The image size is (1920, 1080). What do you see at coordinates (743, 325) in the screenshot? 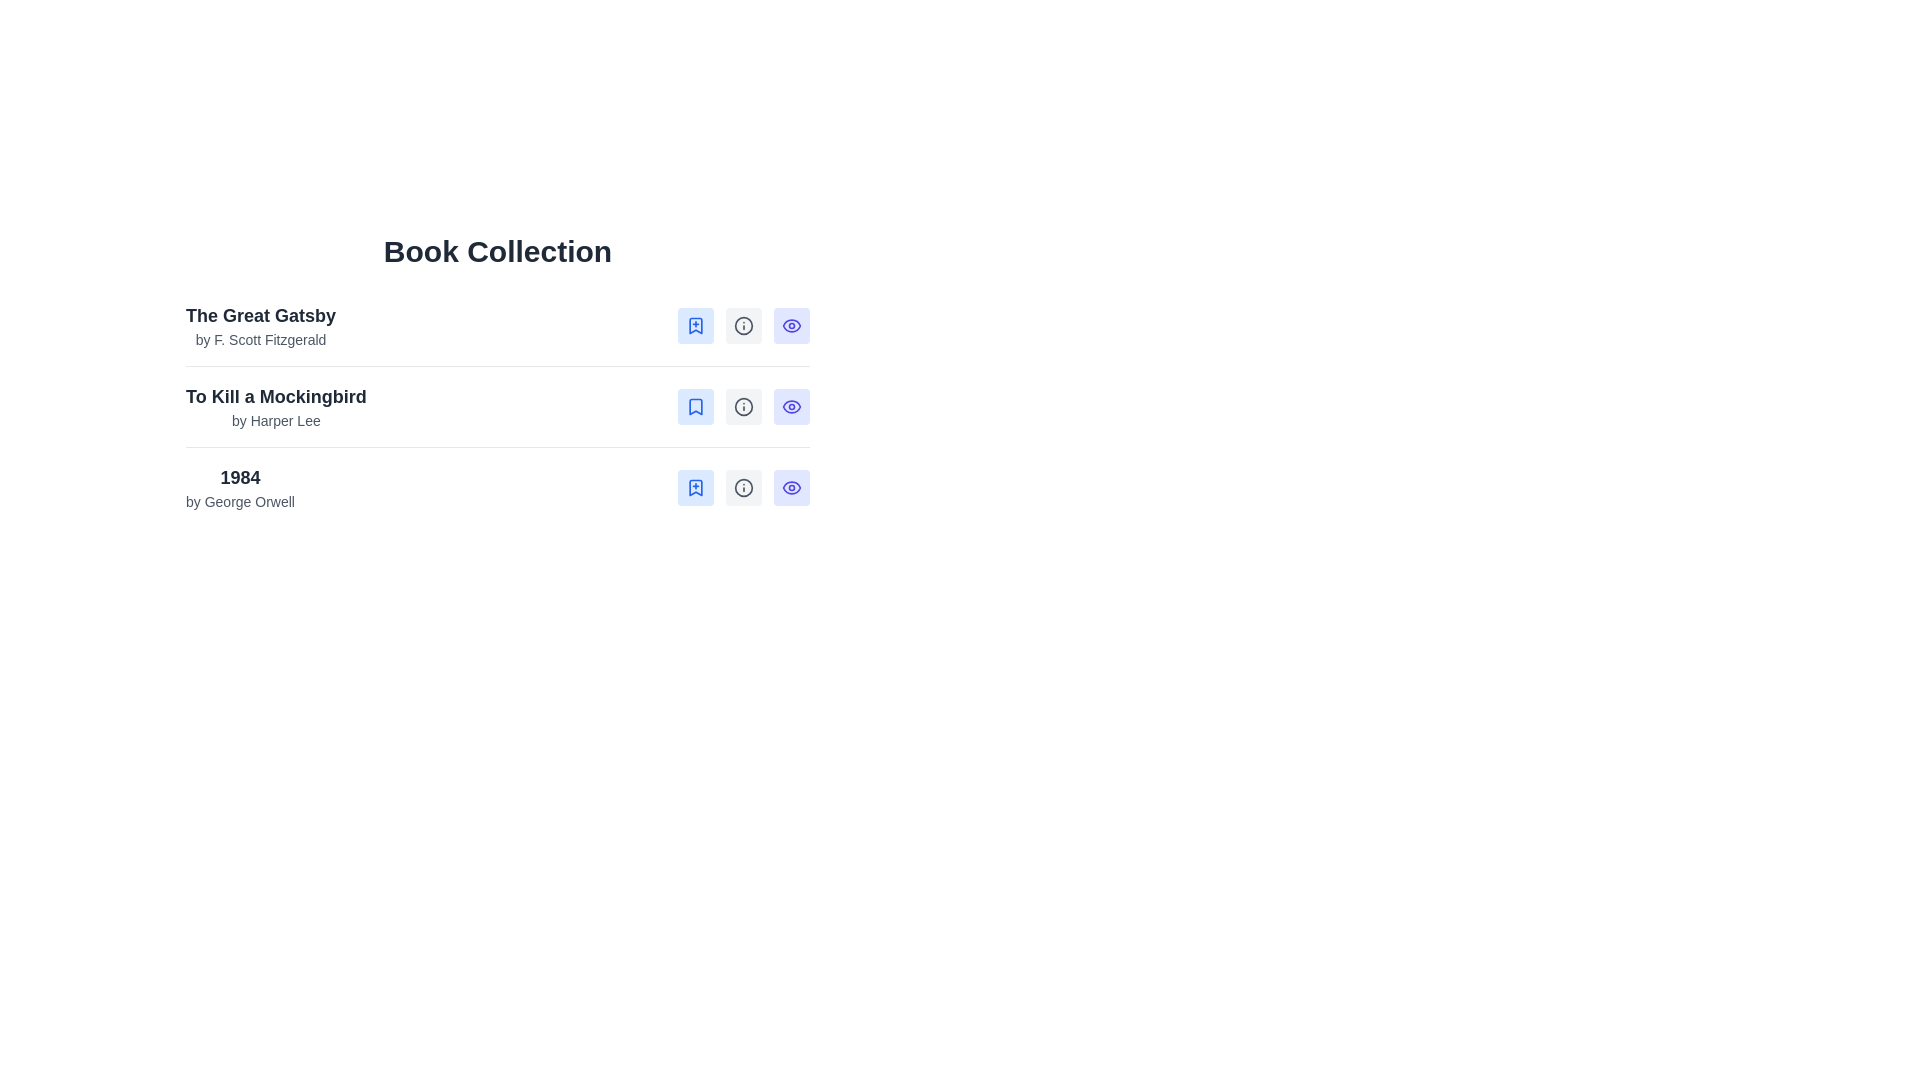
I see `the information icon button located as the second icon in the row of interactive icons to the right of the first listed book, 'The Great Gatsby', in the 'Book Collection' section` at bounding box center [743, 325].